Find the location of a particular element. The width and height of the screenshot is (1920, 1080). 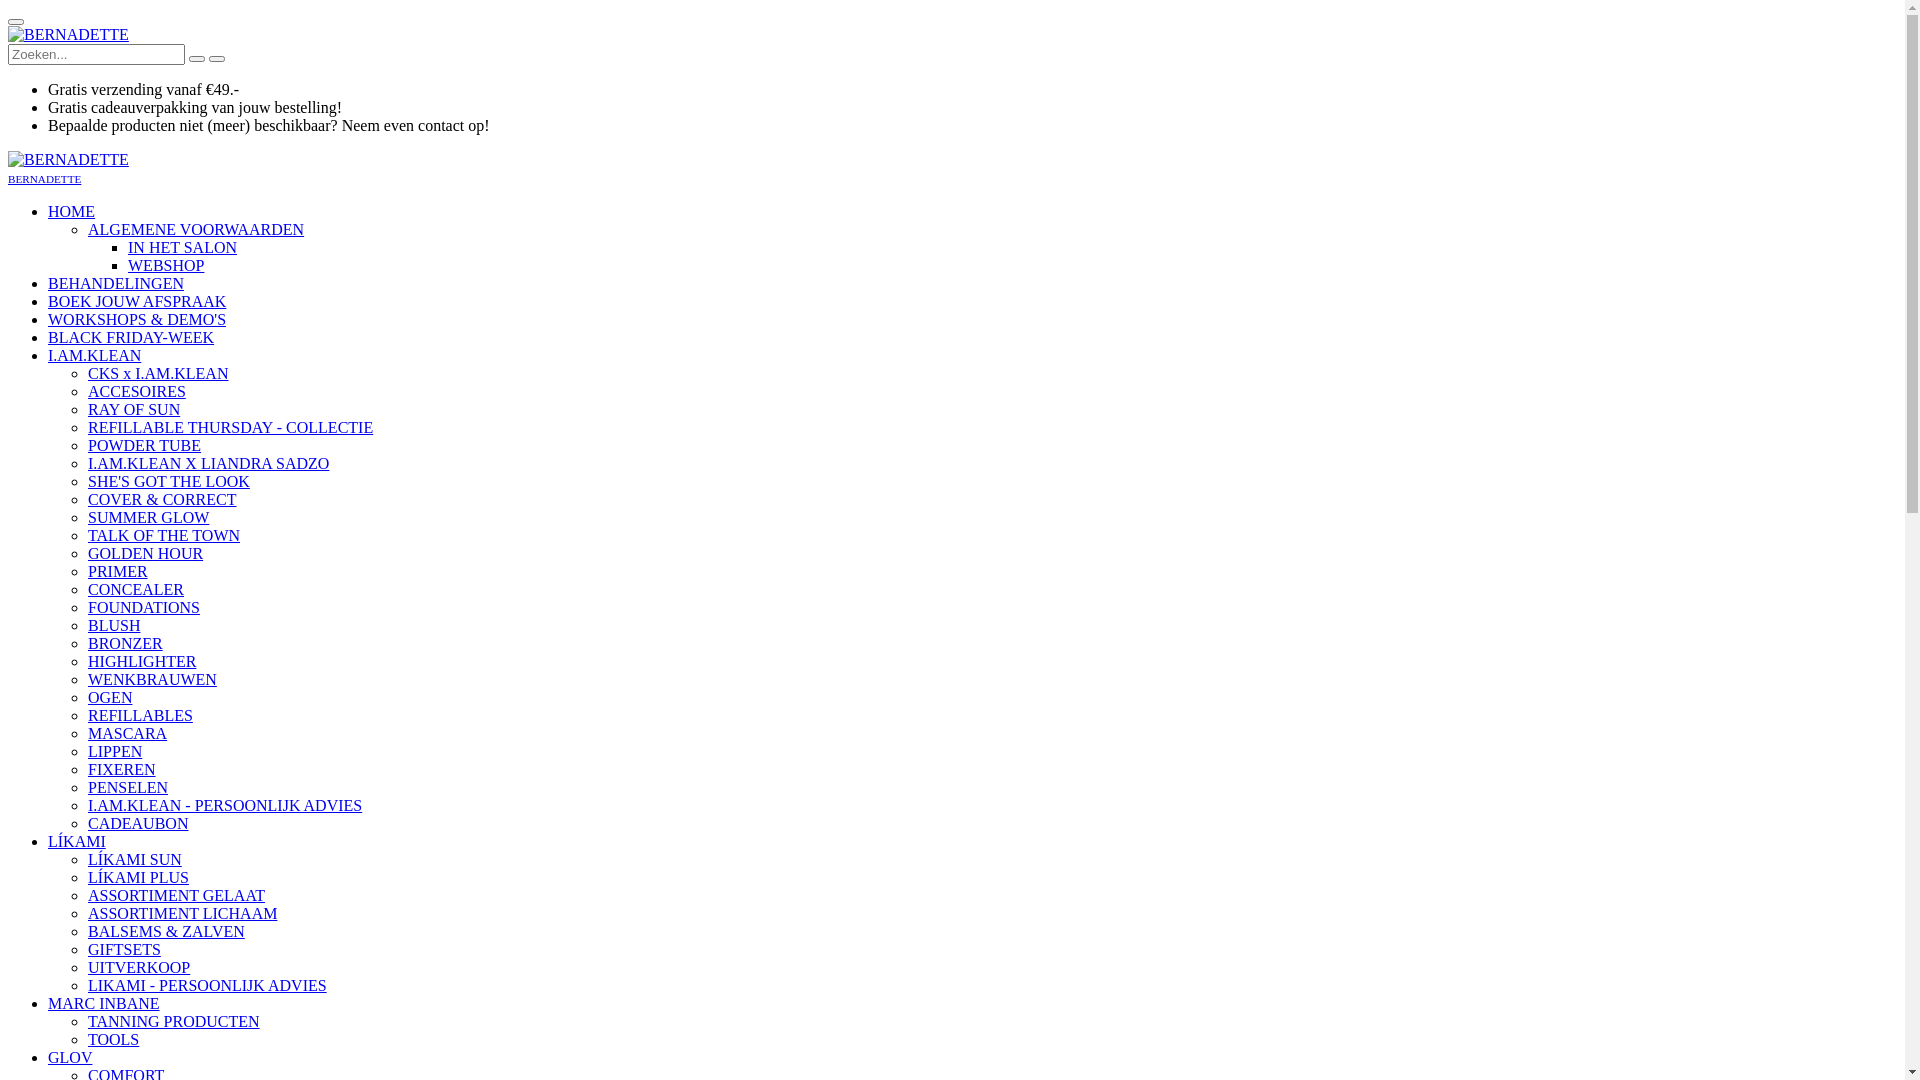

'OGEN' is located at coordinates (109, 696).